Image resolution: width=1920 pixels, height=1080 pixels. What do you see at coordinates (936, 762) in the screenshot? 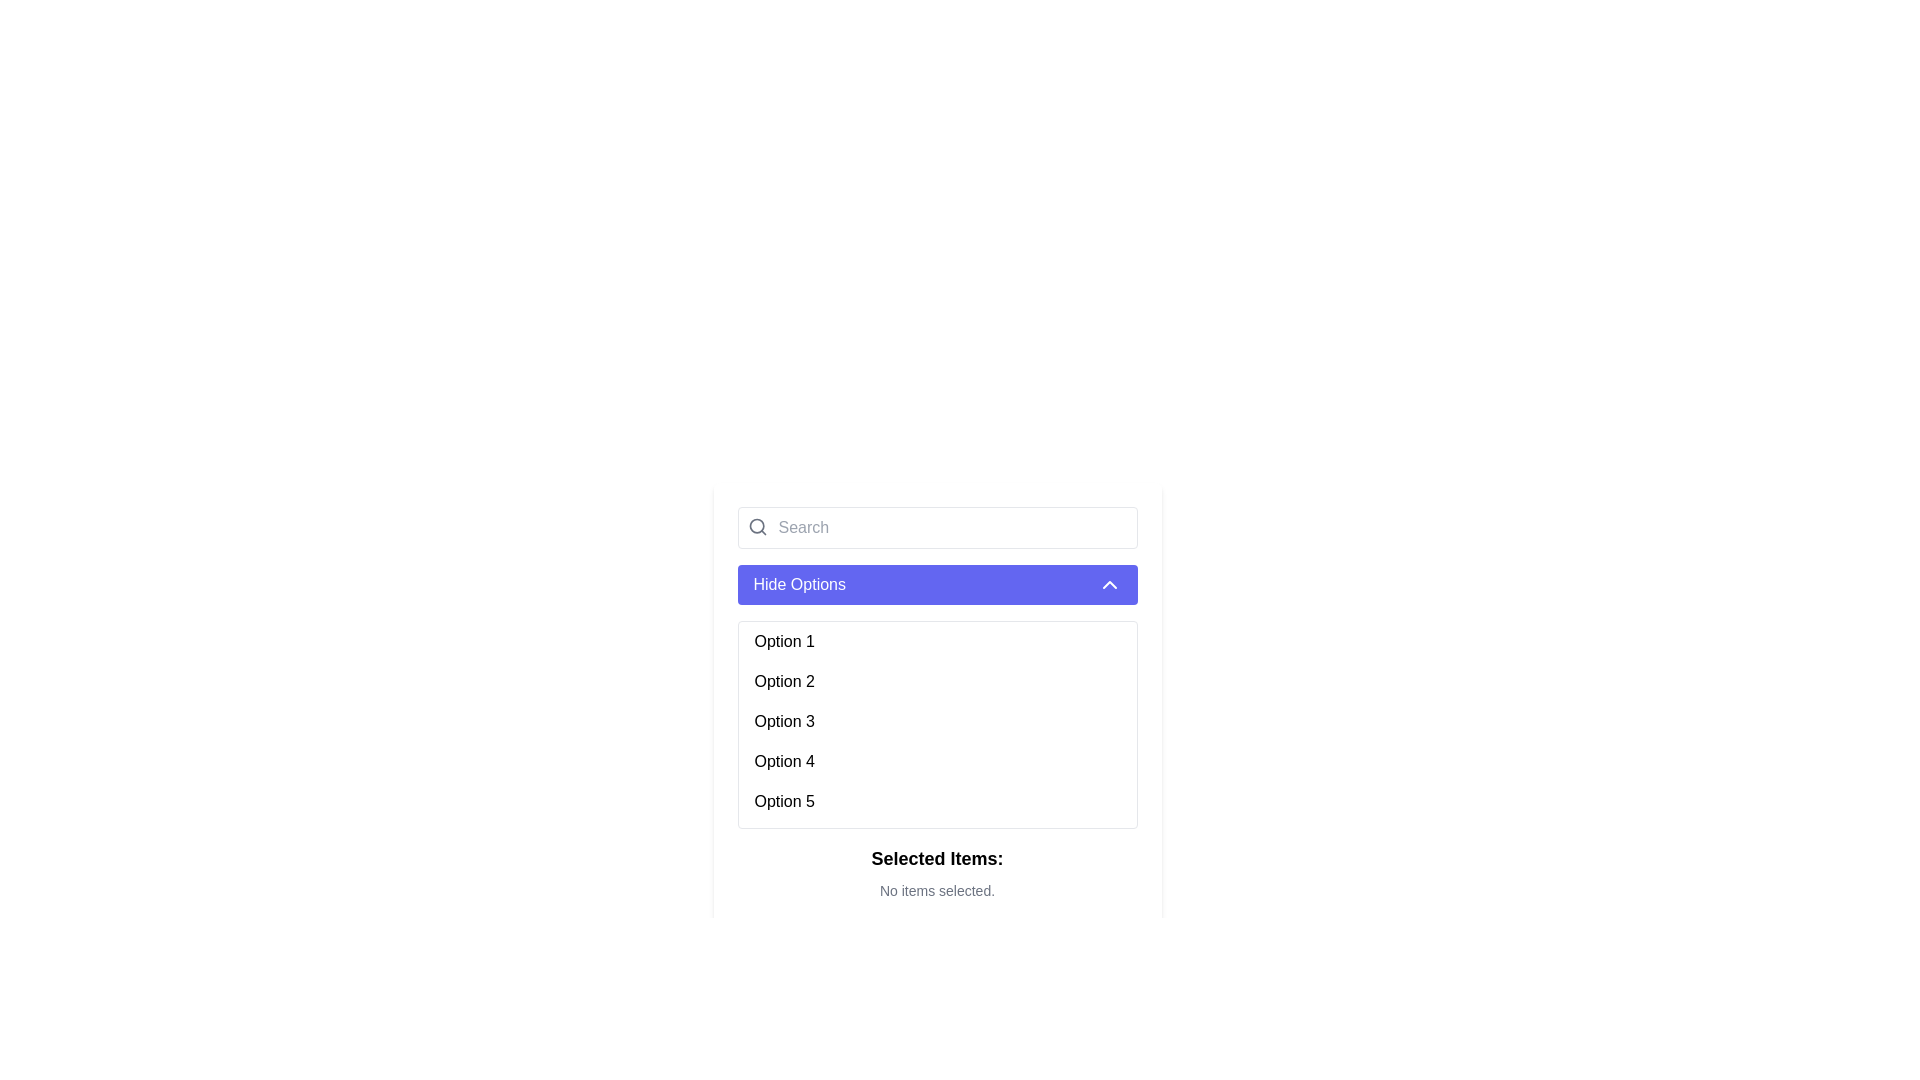
I see `the 'Option 4' selection in the dropdown menu` at bounding box center [936, 762].